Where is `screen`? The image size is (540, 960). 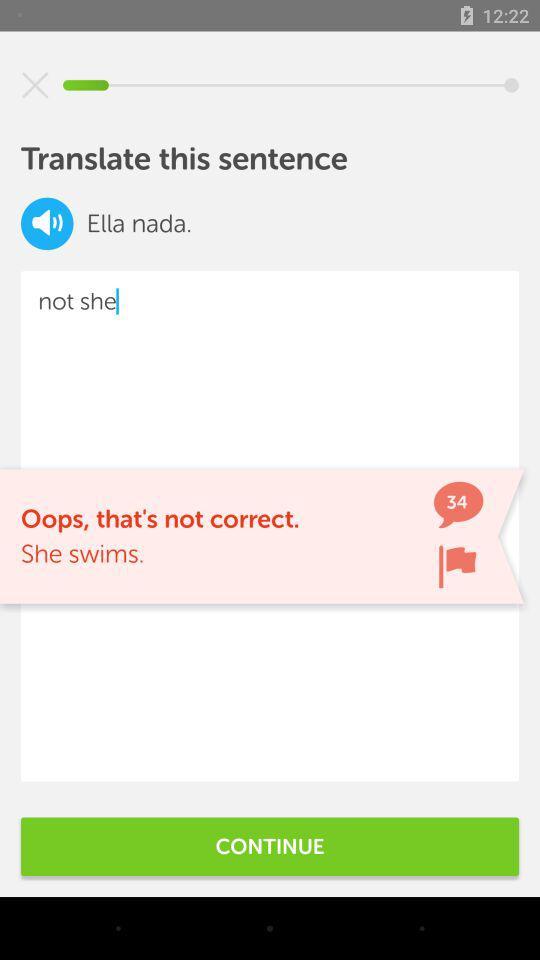
screen is located at coordinates (35, 85).